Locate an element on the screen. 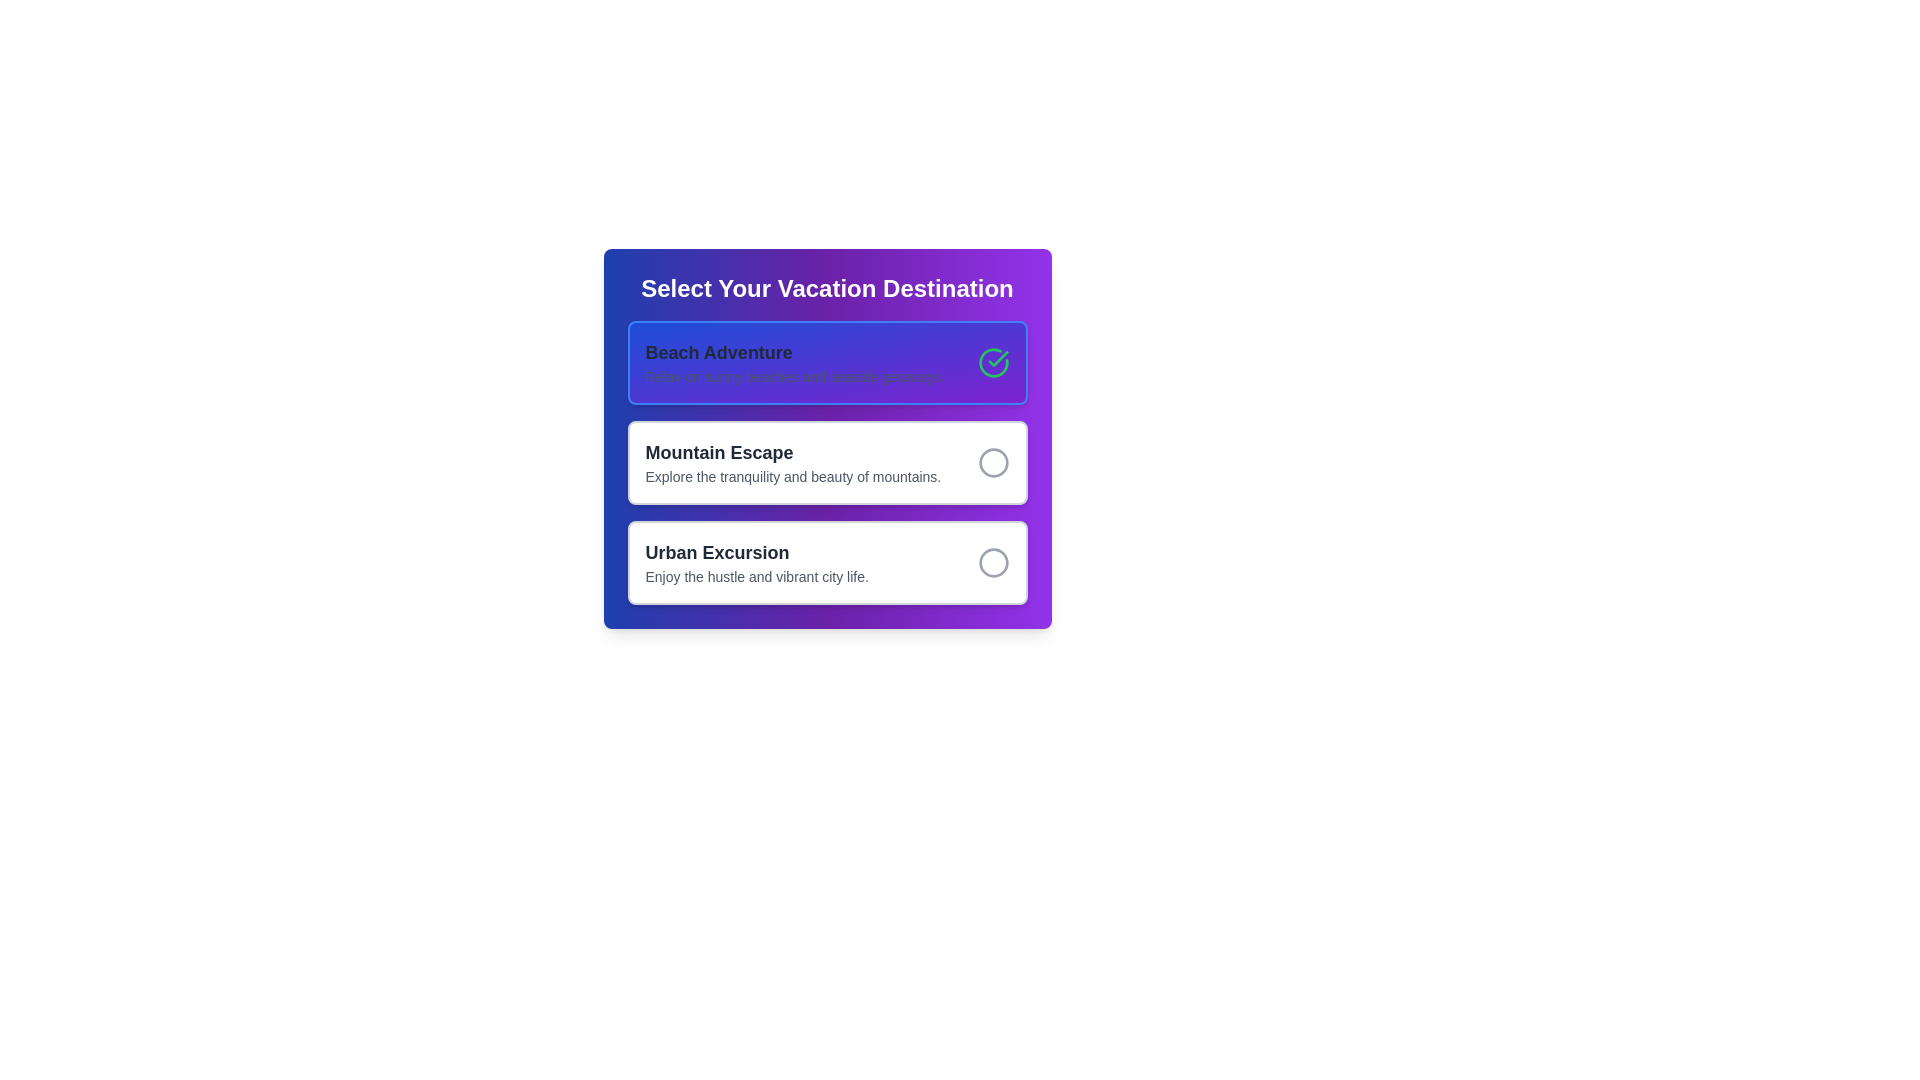 The image size is (1920, 1080). descriptive text for the 'Mountain Escape' vacation option, which is the second item in the vertically organized selection menu is located at coordinates (792, 462).